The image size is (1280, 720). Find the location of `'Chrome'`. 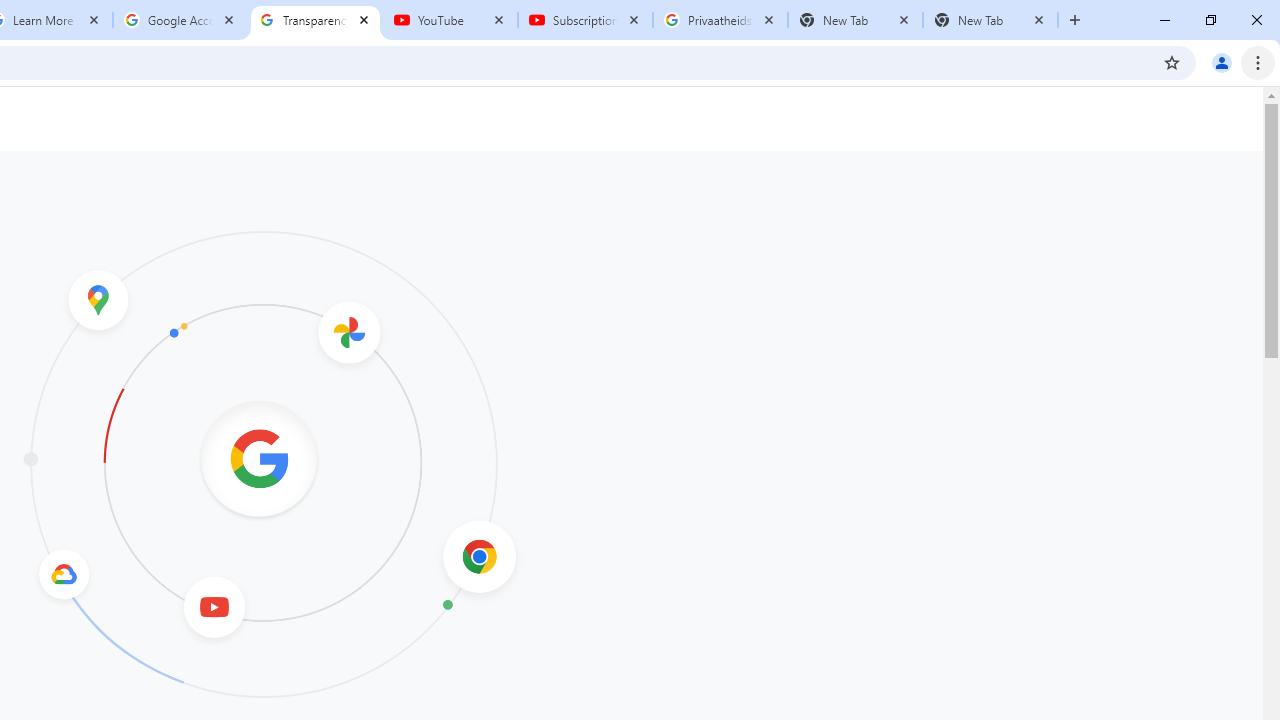

'Chrome' is located at coordinates (1259, 61).